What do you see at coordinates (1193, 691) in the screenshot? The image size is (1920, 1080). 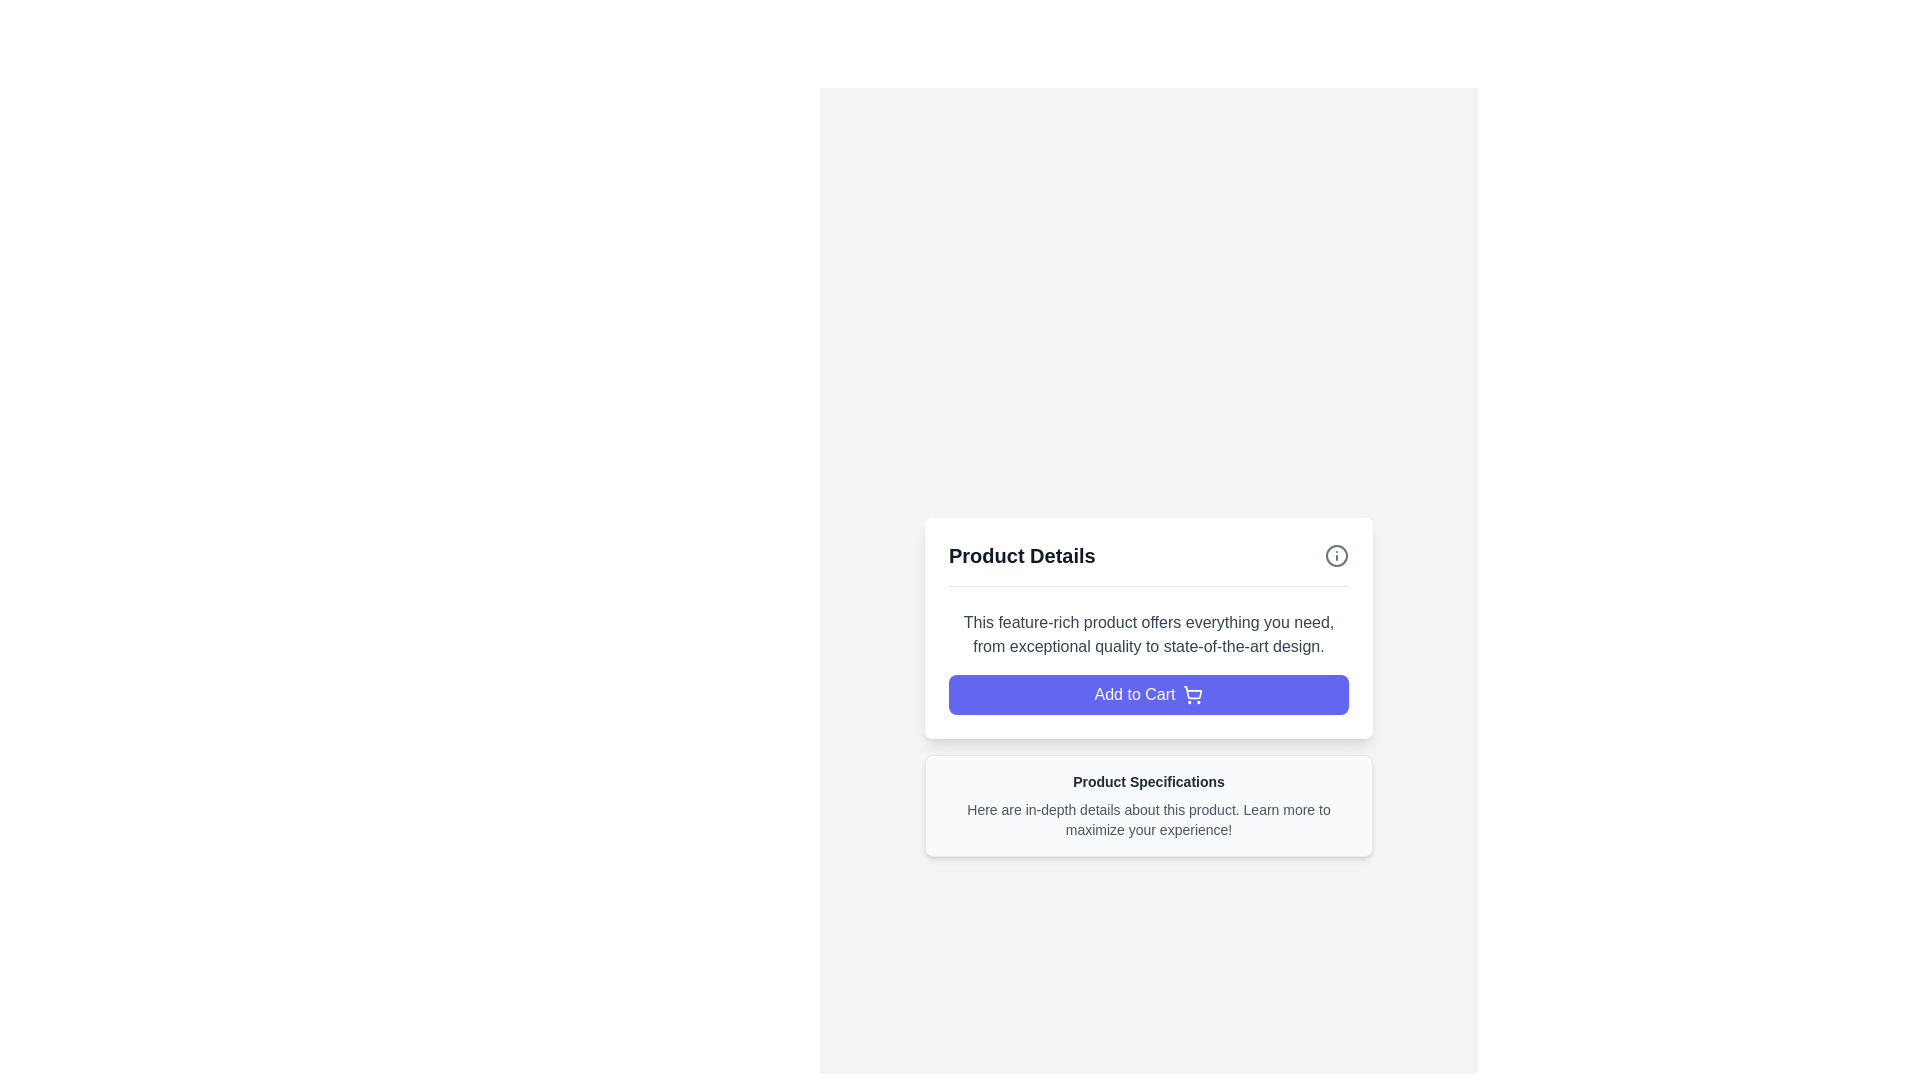 I see `shopping cart icon located slightly to the right of the 'Add to Cart' button's text, which visually represents the action of adding an item to the shopping cart` at bounding box center [1193, 691].